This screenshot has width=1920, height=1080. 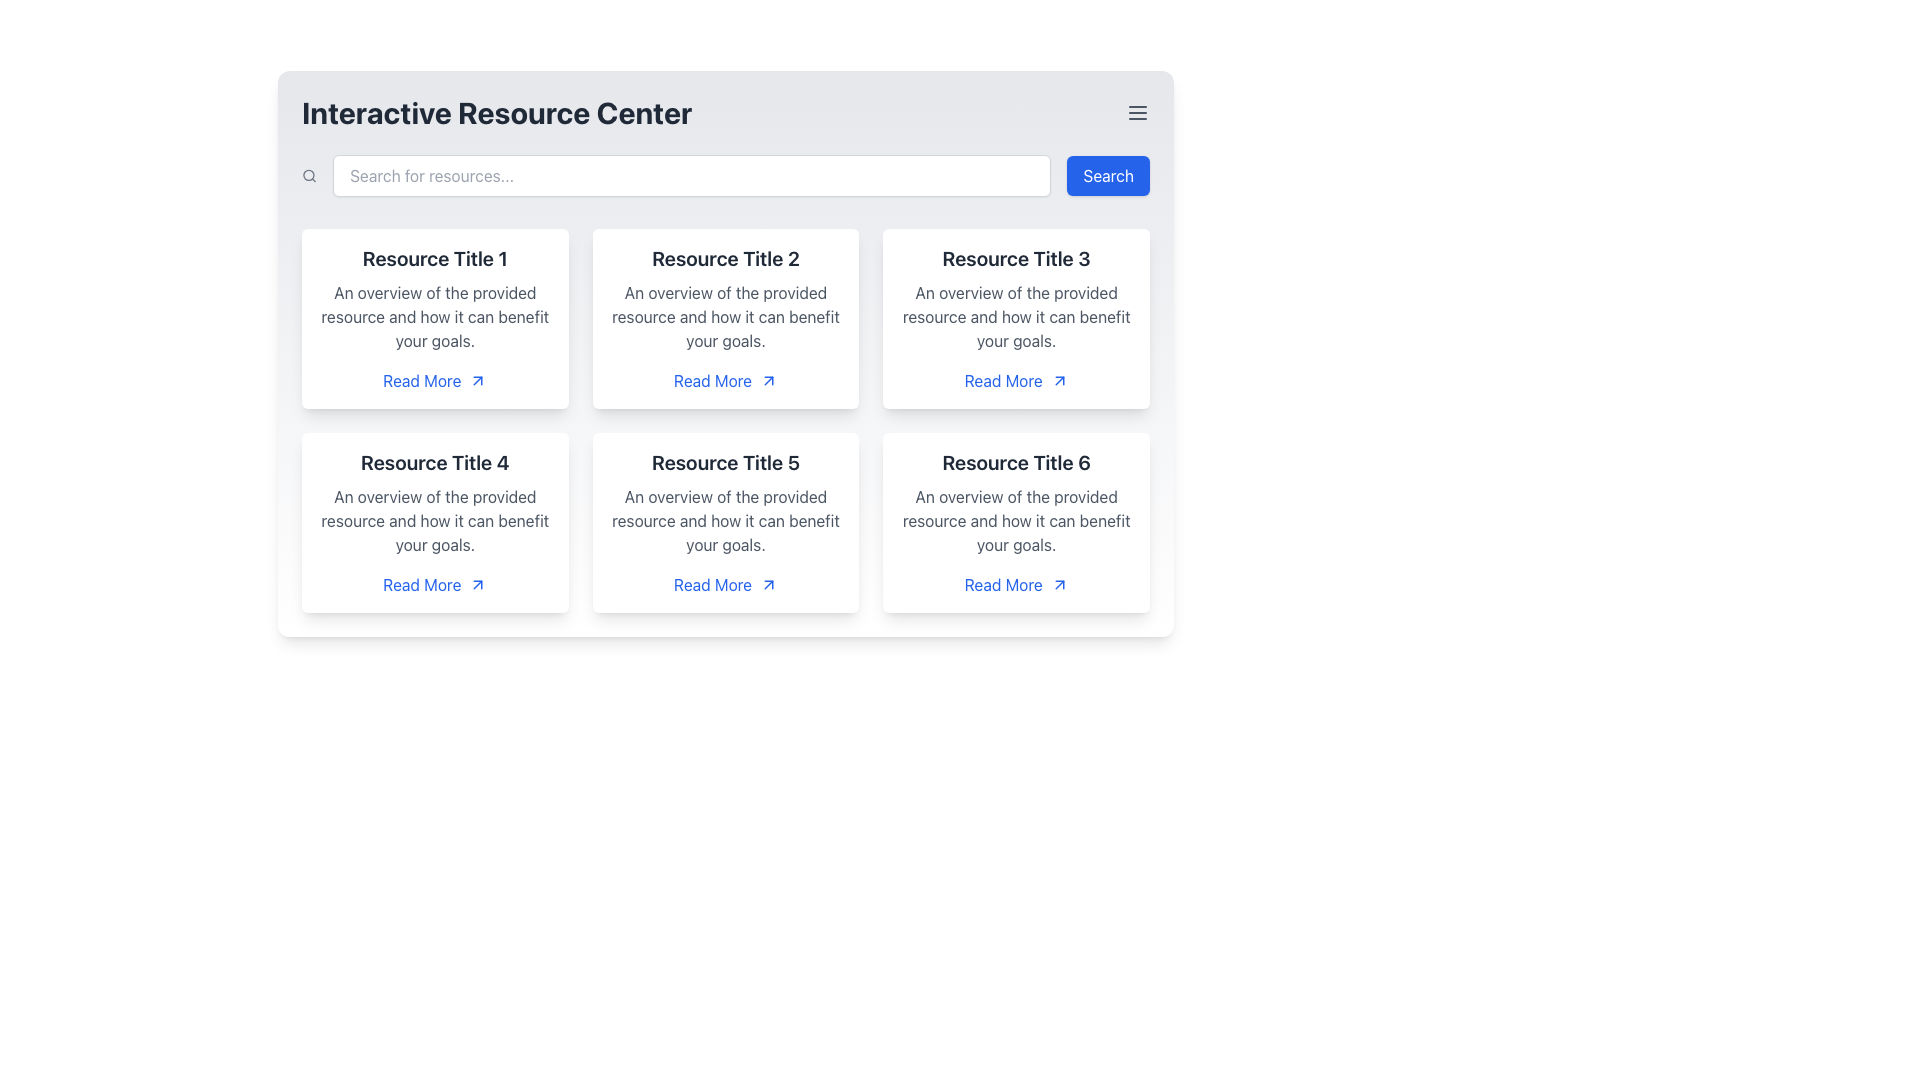 What do you see at coordinates (308, 175) in the screenshot?
I see `the search icon located to the left of the search input field in the top section of the interface` at bounding box center [308, 175].